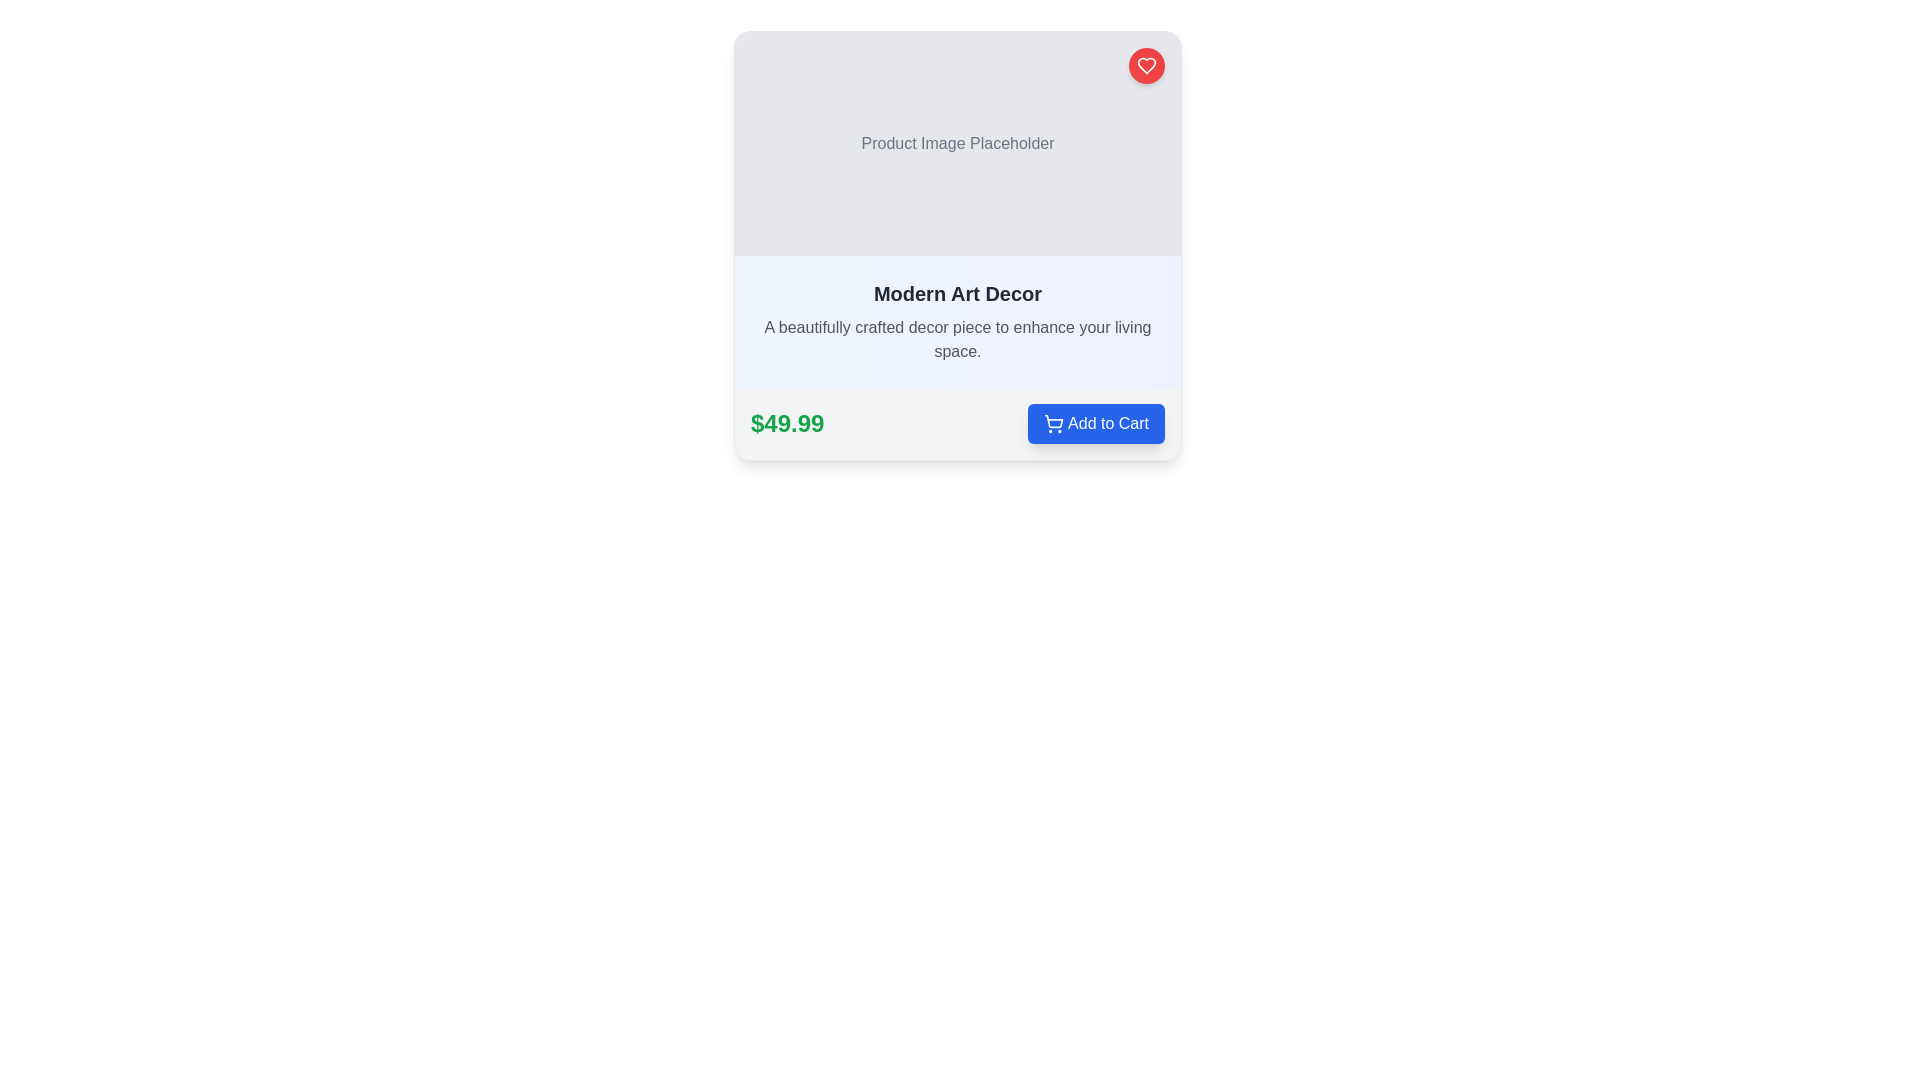  What do you see at coordinates (957, 338) in the screenshot?
I see `the text label containing the description 'A beautifully crafted decor piece to enhance your living space.' which is located below the title 'Modern Art Decor' in the card layout` at bounding box center [957, 338].